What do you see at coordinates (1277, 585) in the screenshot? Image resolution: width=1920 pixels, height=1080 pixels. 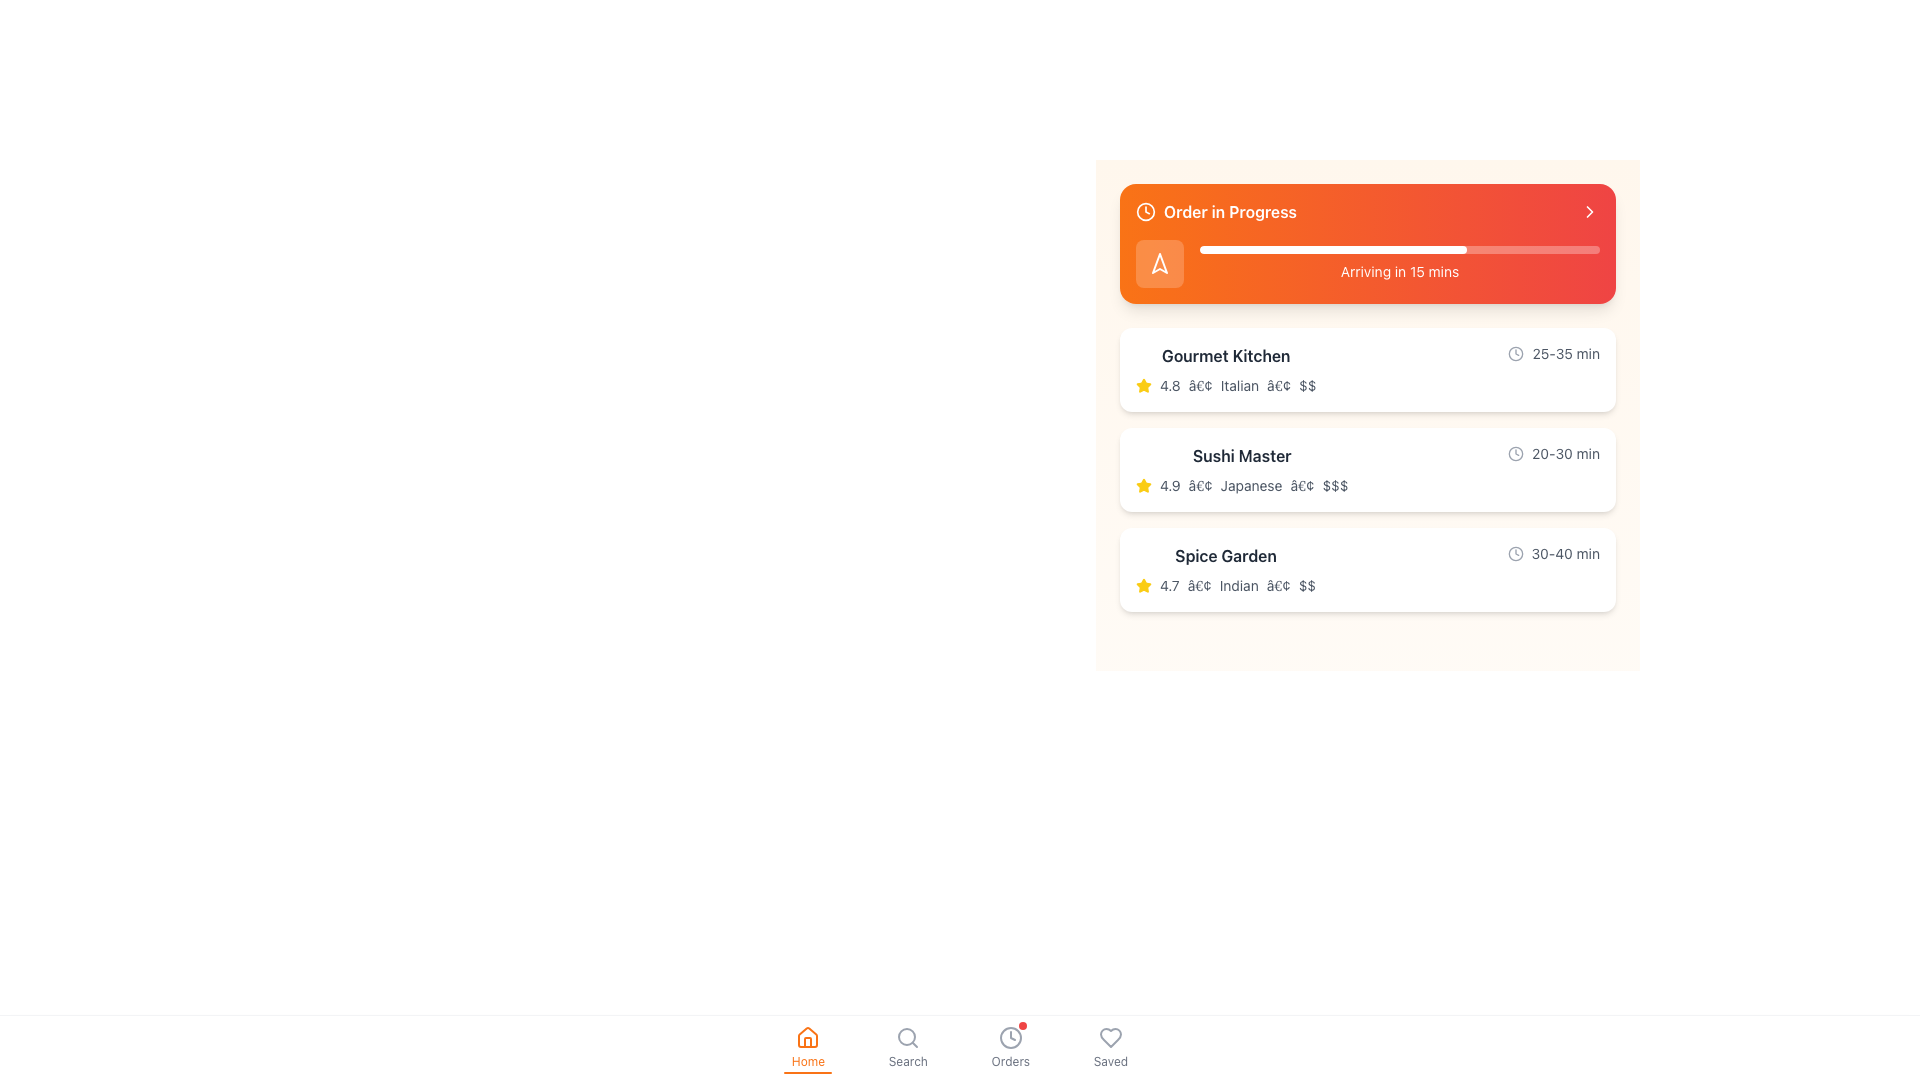 I see `the text or glyph separator that visually separates the information between 'Indian' and '$$' in the details of the restaurant 'Spice Garden', which is the third bullet point in the sequence` at bounding box center [1277, 585].